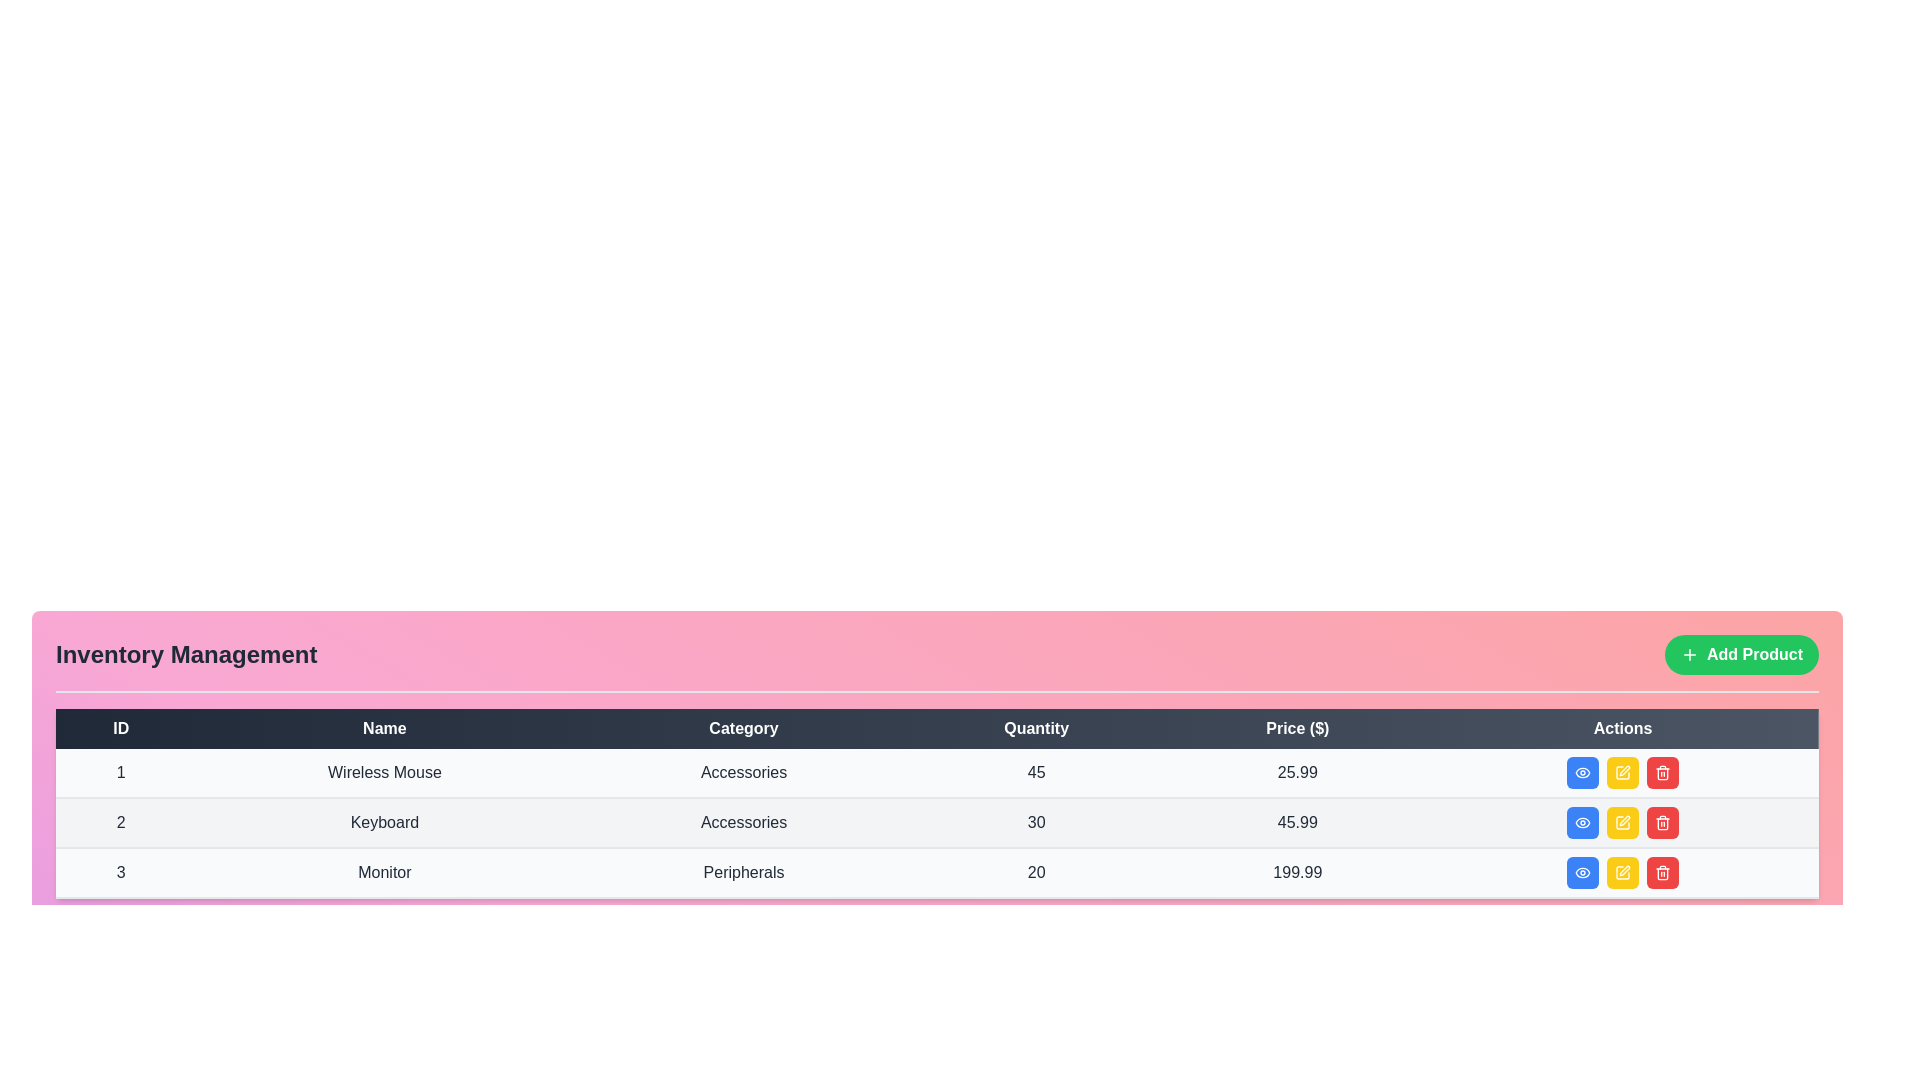 Image resolution: width=1920 pixels, height=1080 pixels. I want to click on the Row Identifier located in the leftmost column of the second row, which corresponds to the 'Keyboard' entry in the Accessories category, so click(120, 822).